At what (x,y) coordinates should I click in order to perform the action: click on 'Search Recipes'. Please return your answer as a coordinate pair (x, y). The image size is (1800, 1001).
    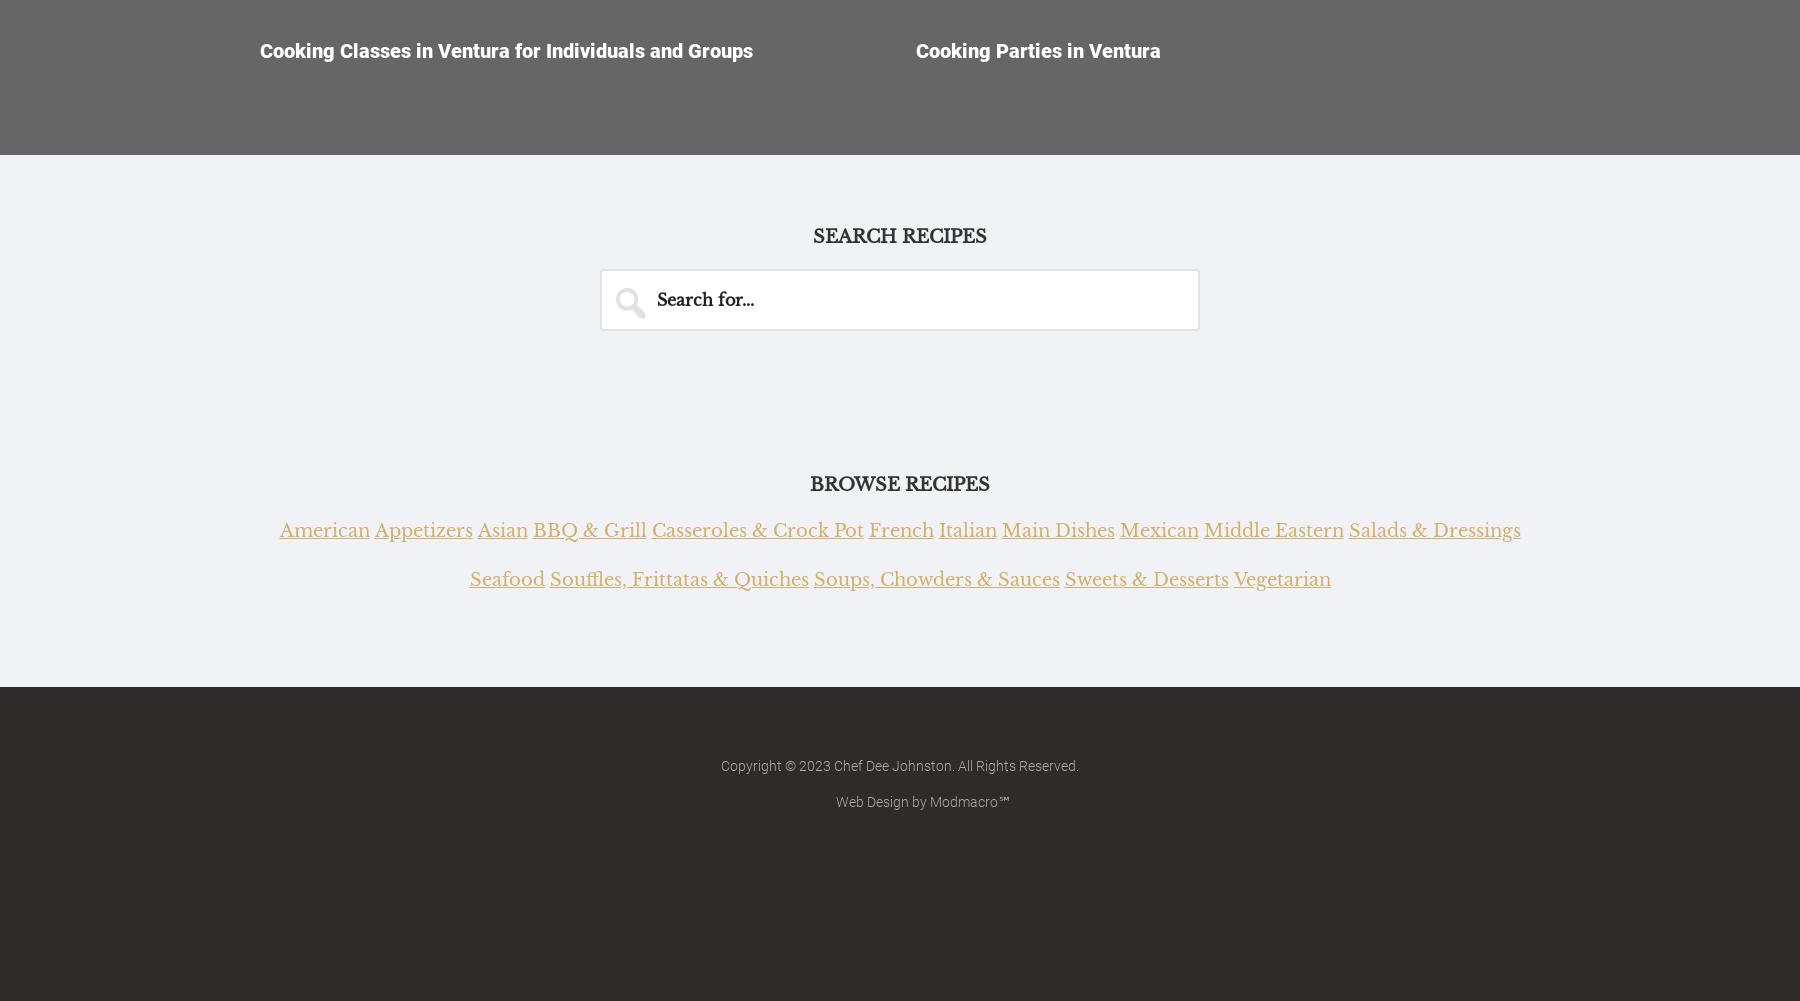
    Looking at the image, I should click on (900, 236).